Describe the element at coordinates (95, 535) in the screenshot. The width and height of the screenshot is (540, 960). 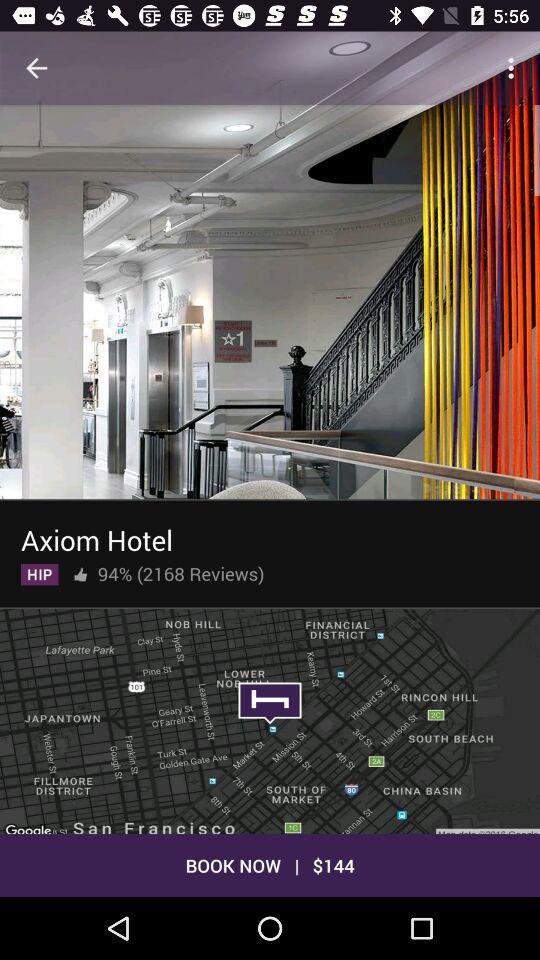
I see `the item above 94% (2168 reviews) item` at that location.